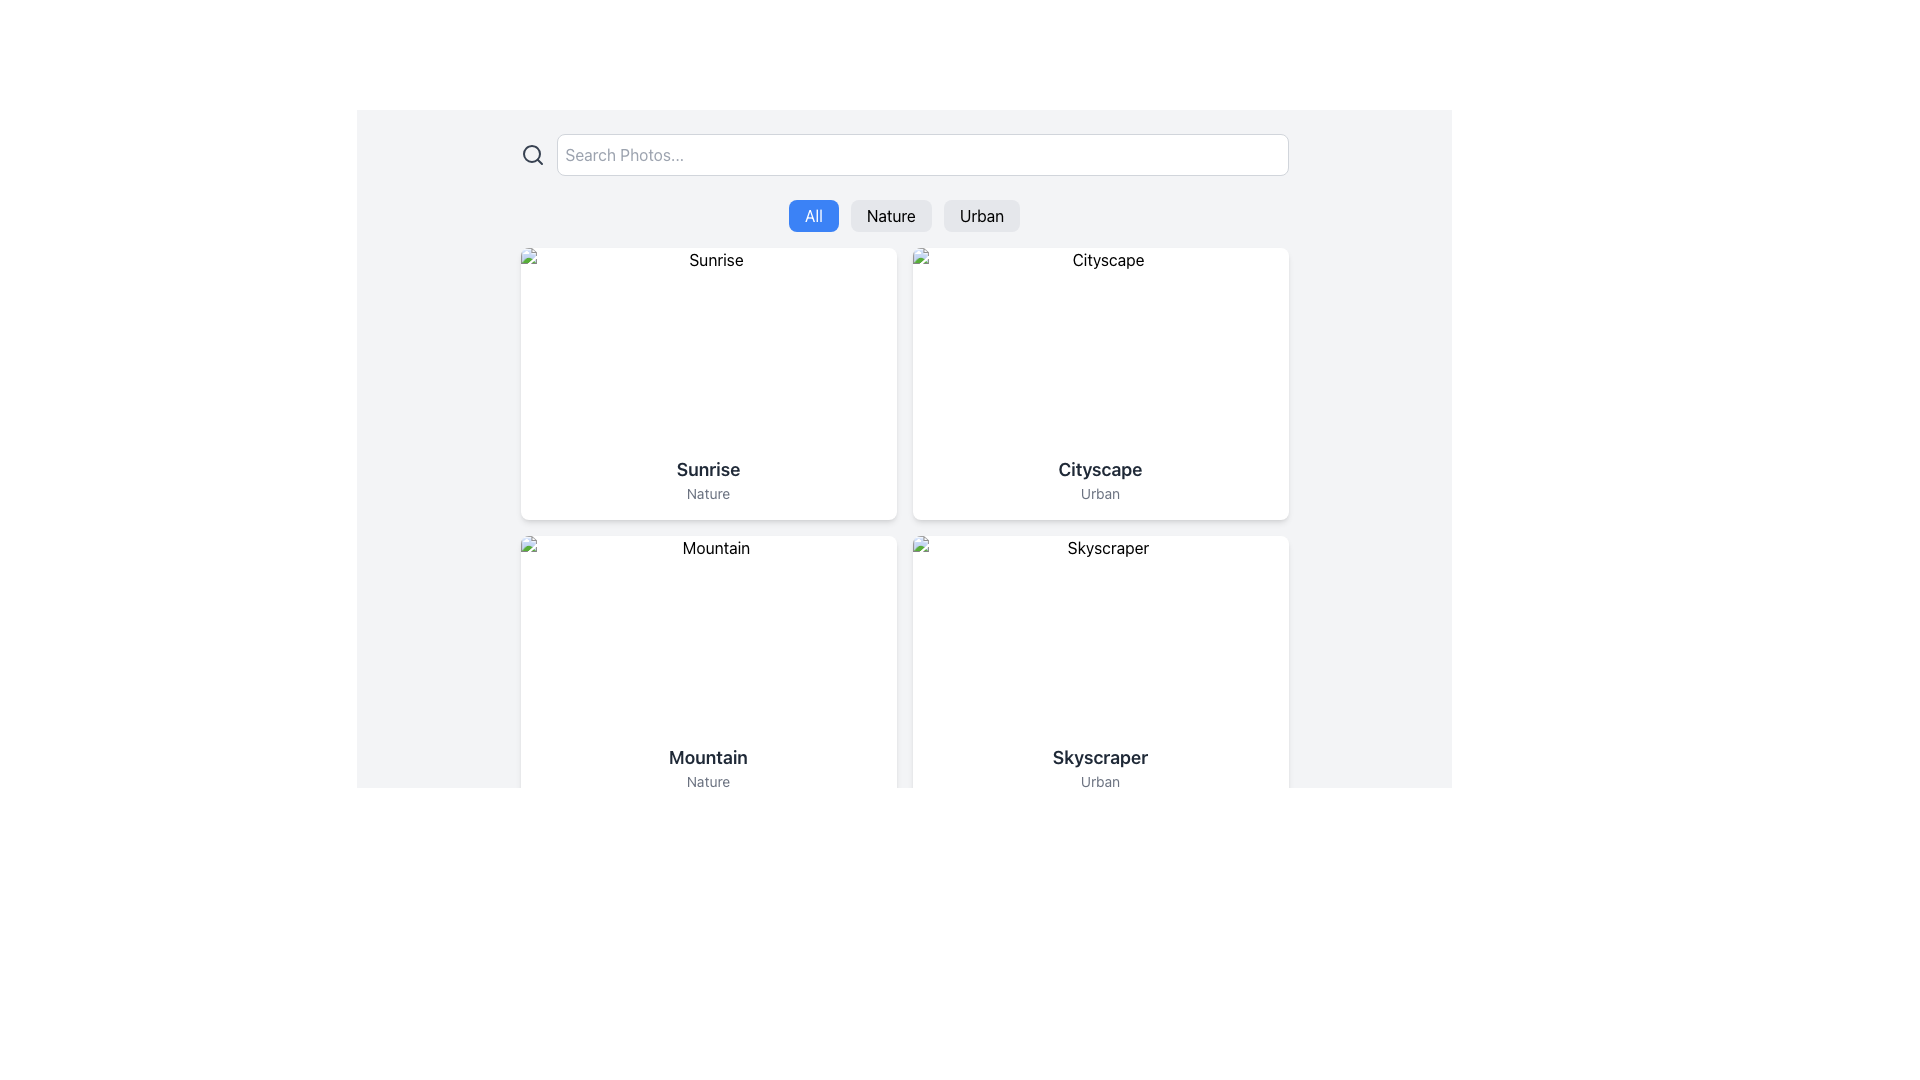 The height and width of the screenshot is (1080, 1920). Describe the element at coordinates (1099, 479) in the screenshot. I see `the text label positioned at the lower section of the rectangular card` at that location.